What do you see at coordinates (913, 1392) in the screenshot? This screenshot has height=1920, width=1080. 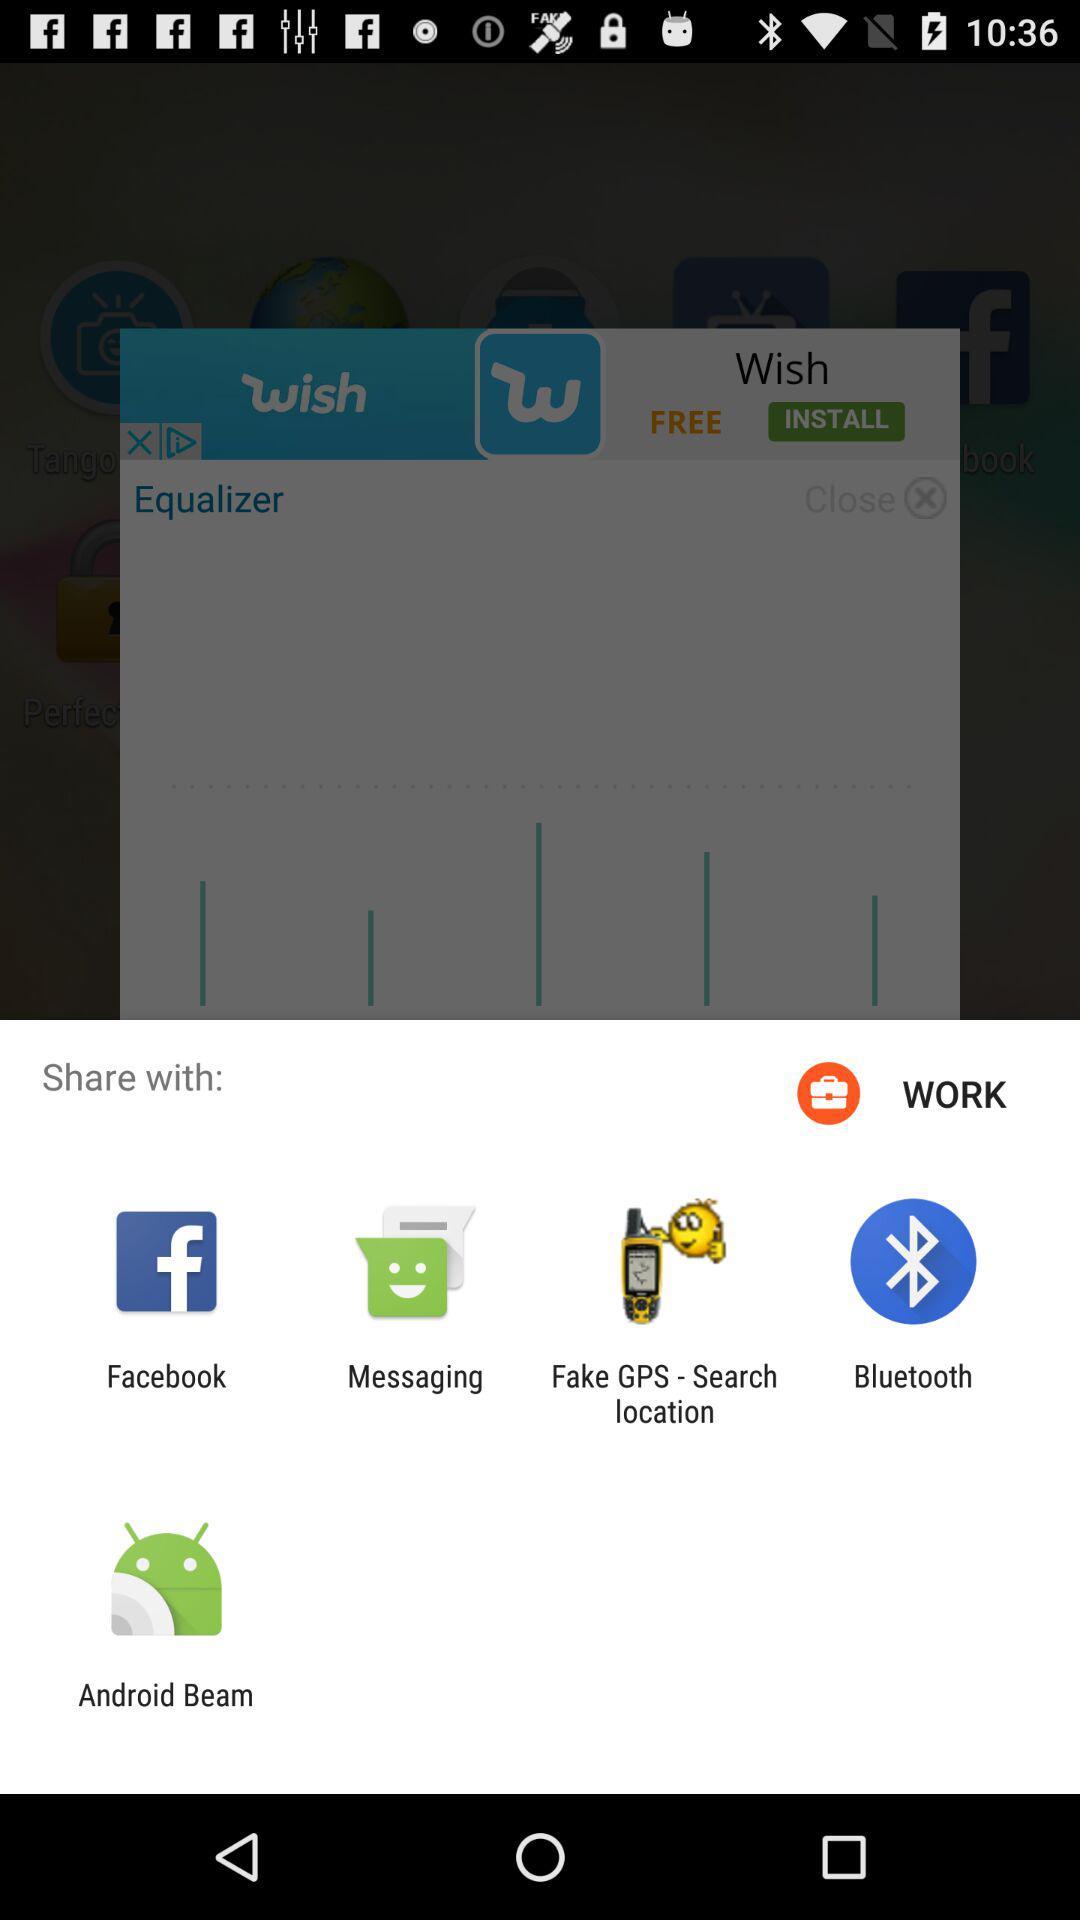 I see `the bluetooth at the bottom right corner` at bounding box center [913, 1392].